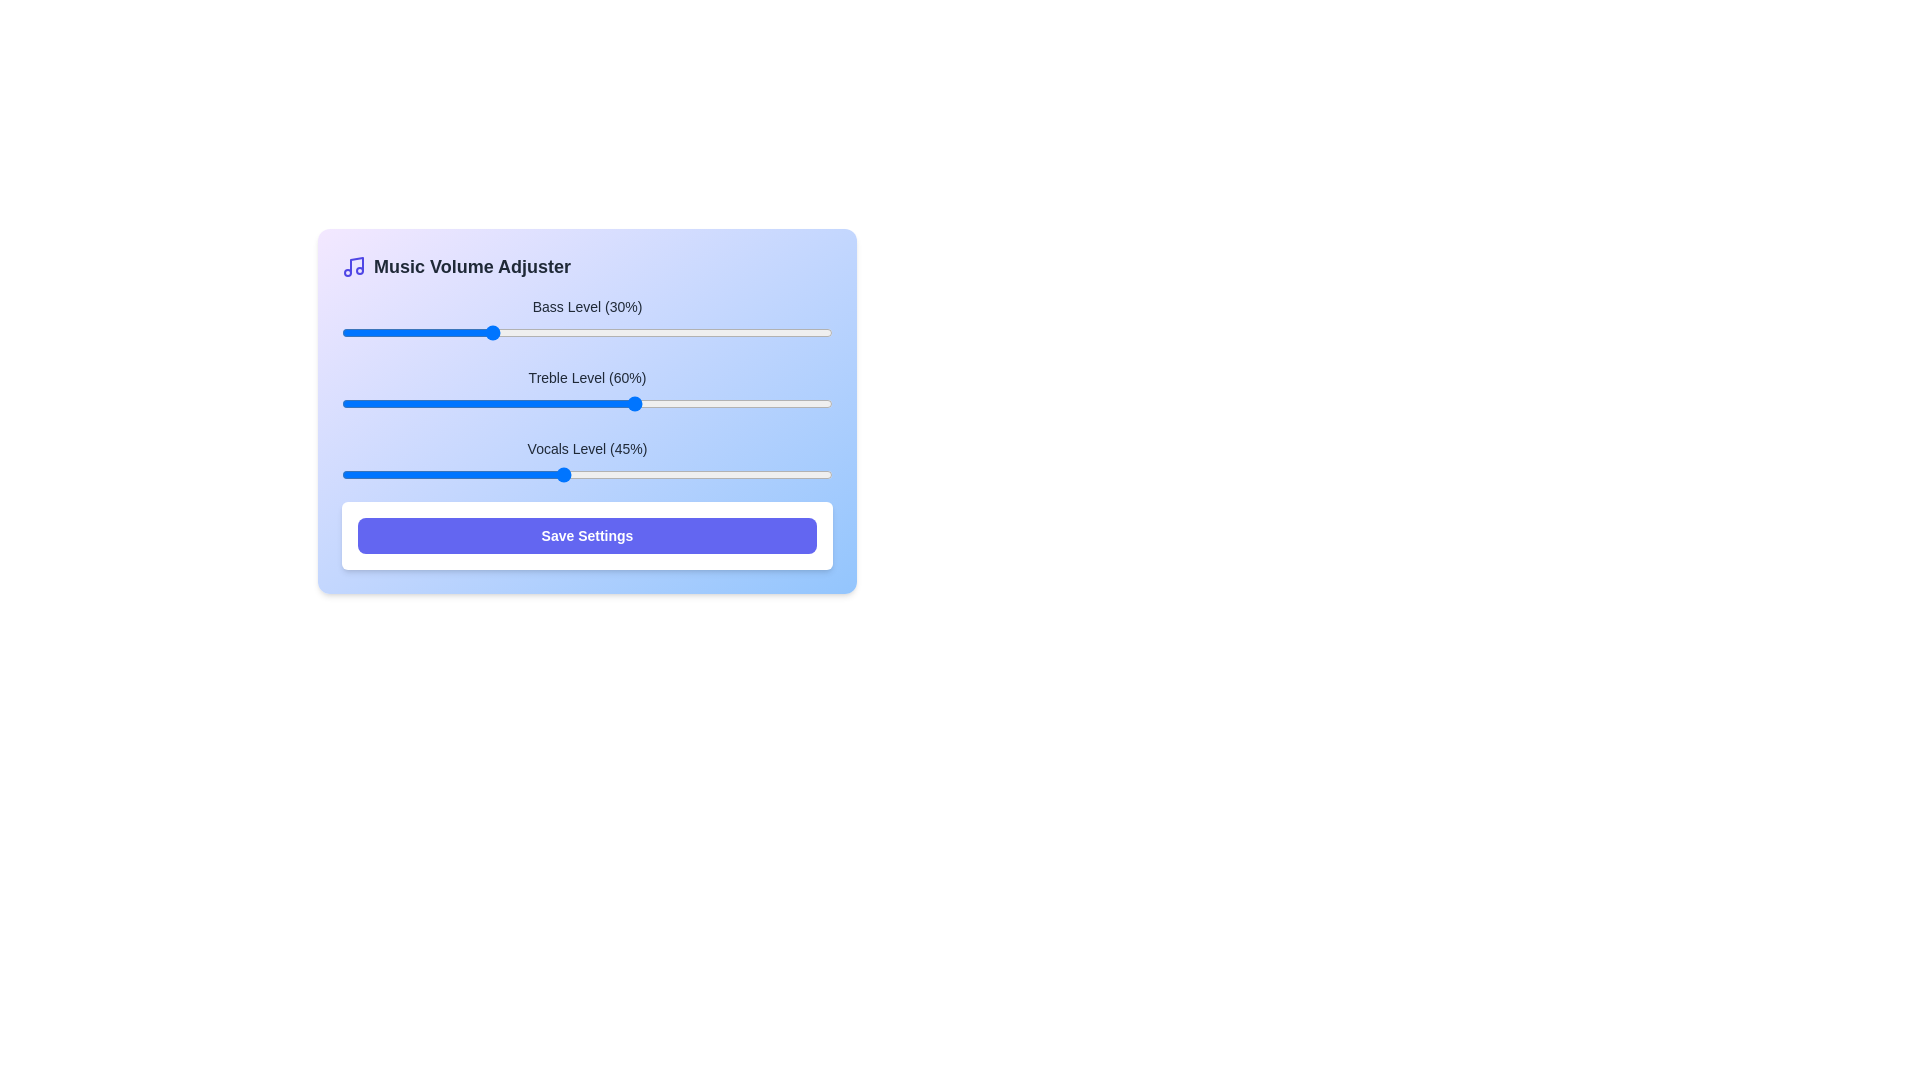 This screenshot has width=1920, height=1080. I want to click on the bass level, so click(444, 331).